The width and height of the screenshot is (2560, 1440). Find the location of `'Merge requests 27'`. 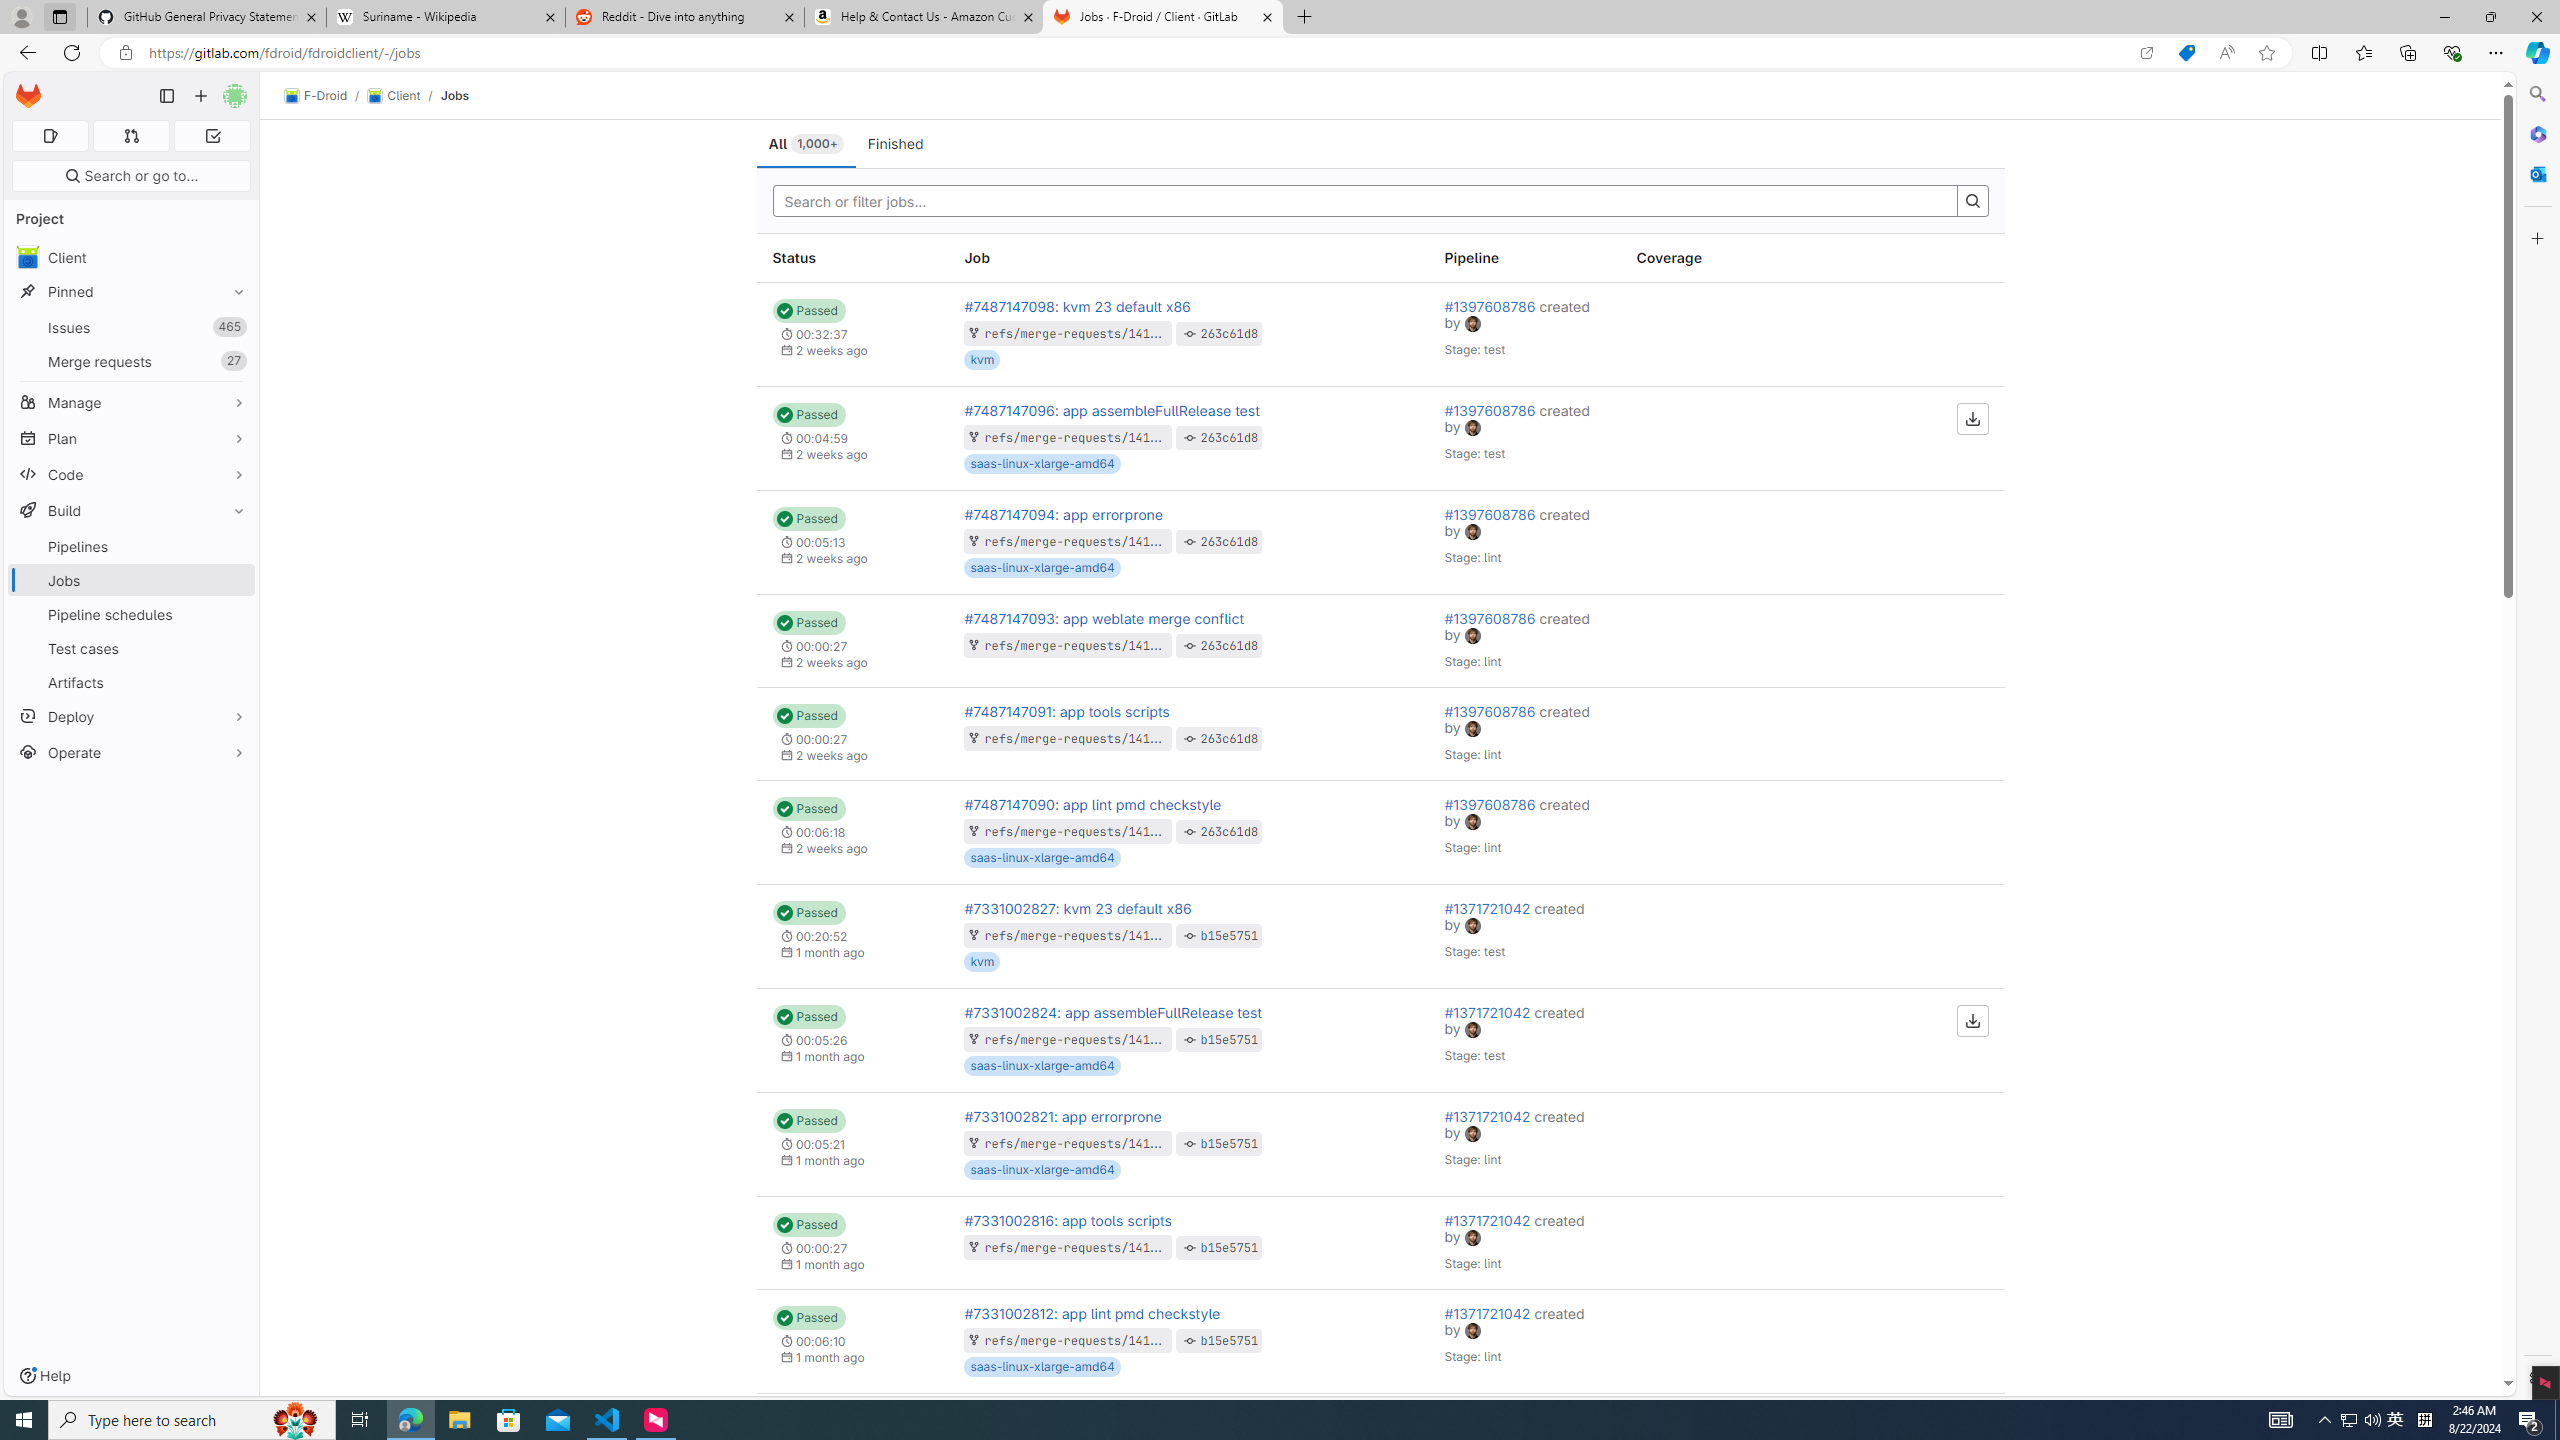

'Merge requests 27' is located at coordinates (130, 360).